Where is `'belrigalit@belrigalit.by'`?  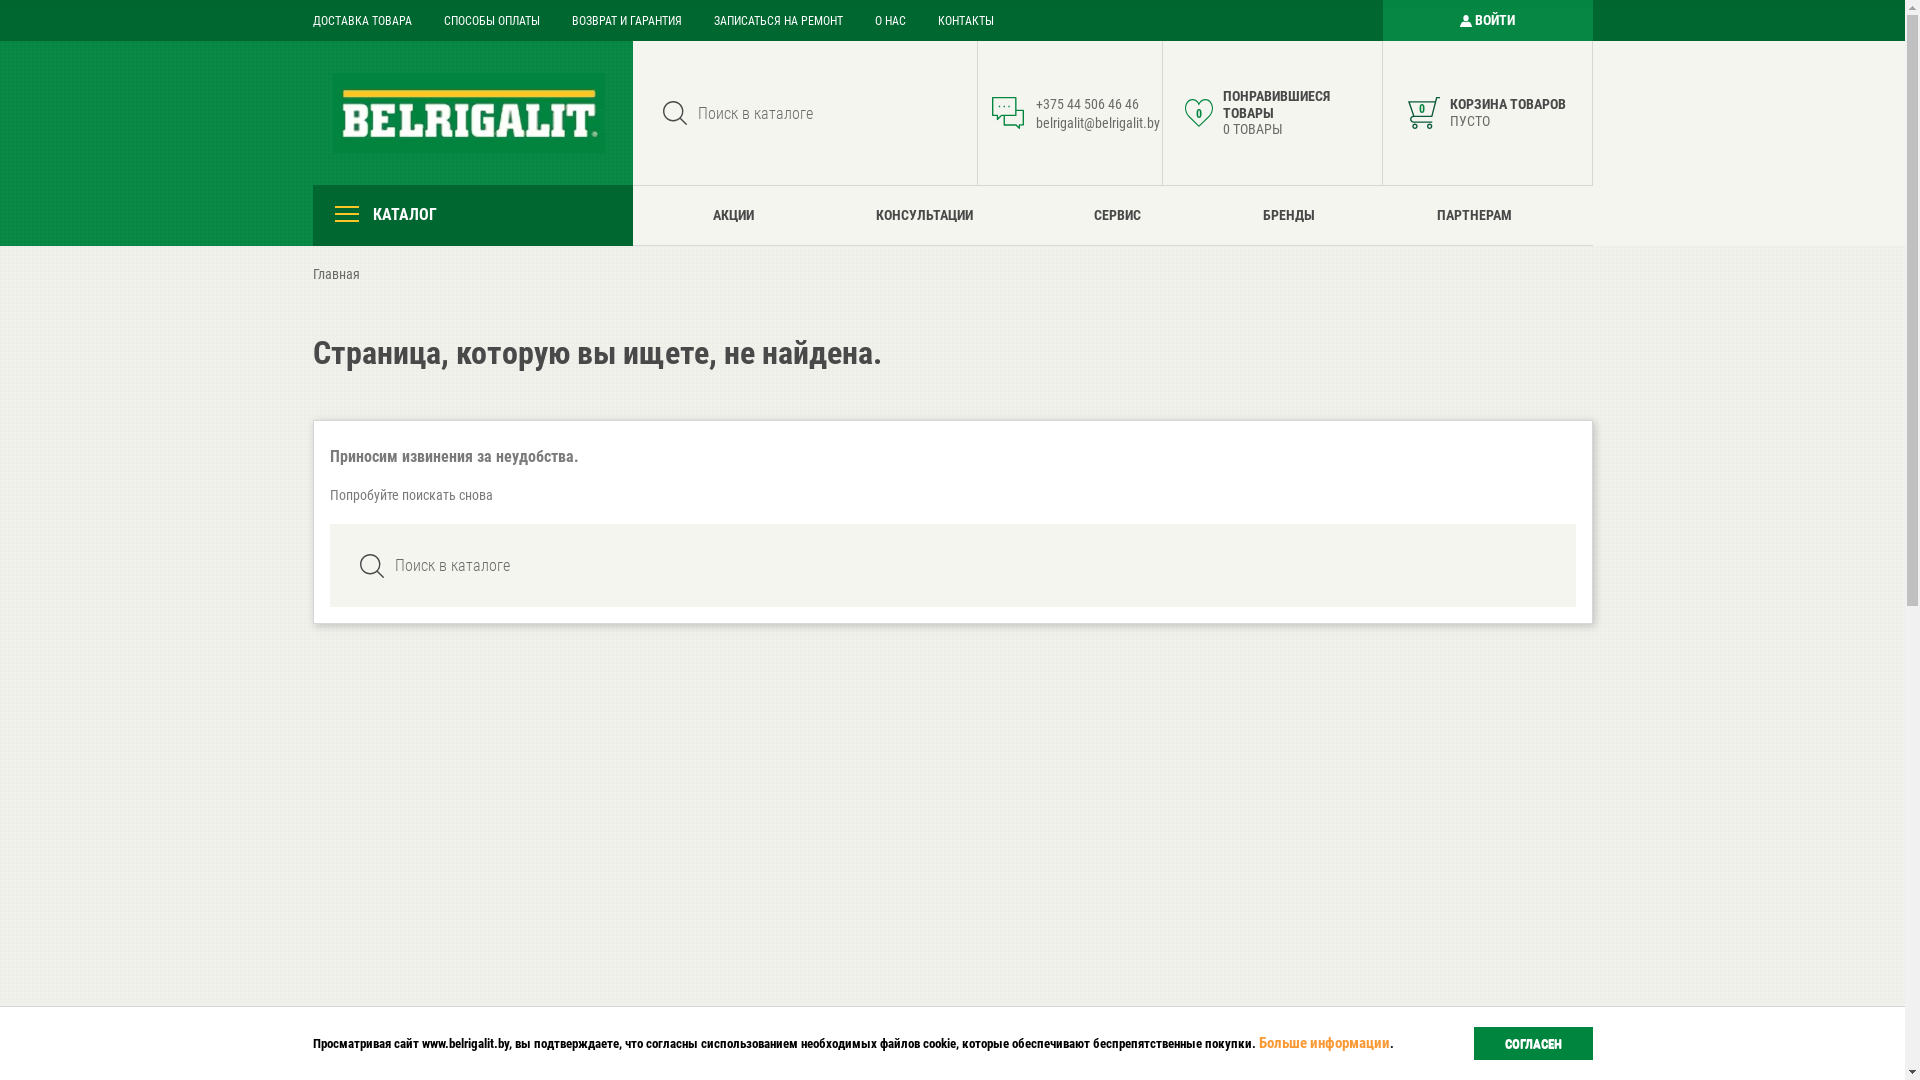
'belrigalit@belrigalit.by' is located at coordinates (1036, 123).